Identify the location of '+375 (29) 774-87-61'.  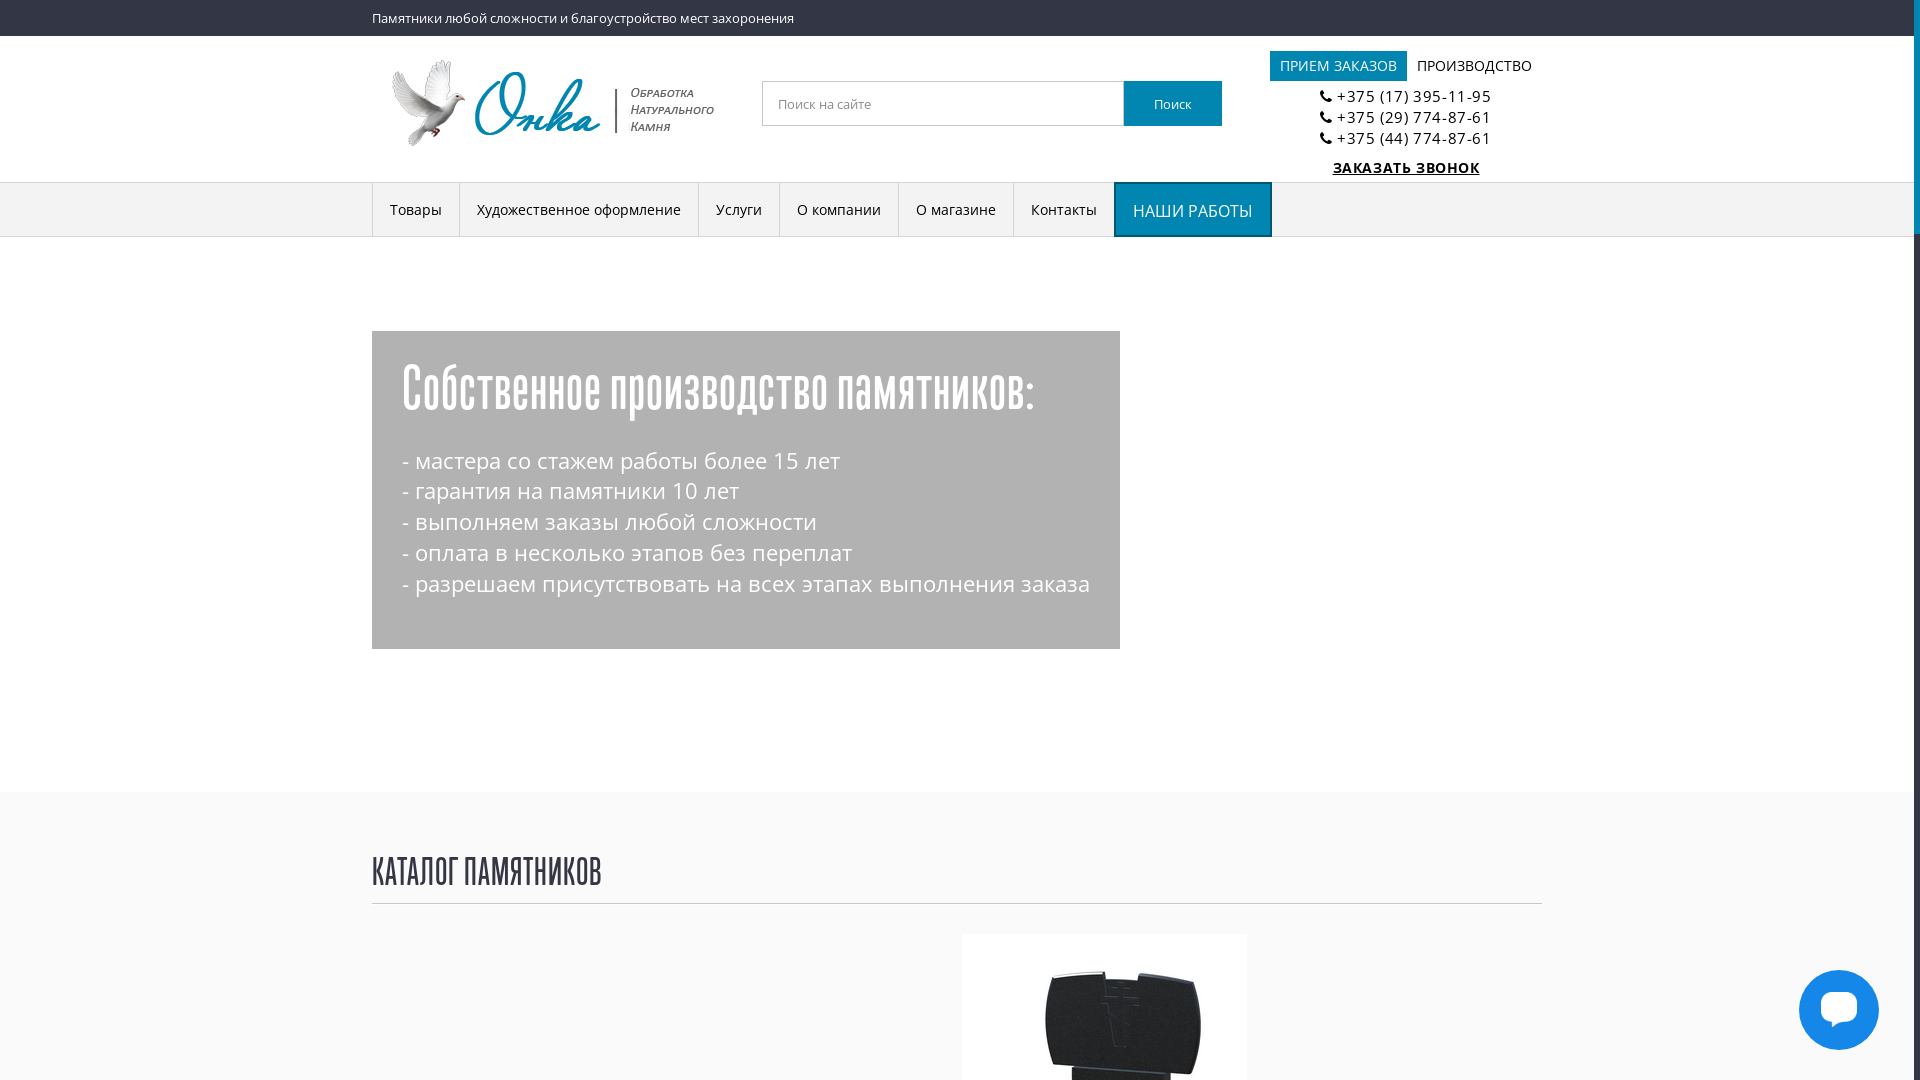
(1413, 116).